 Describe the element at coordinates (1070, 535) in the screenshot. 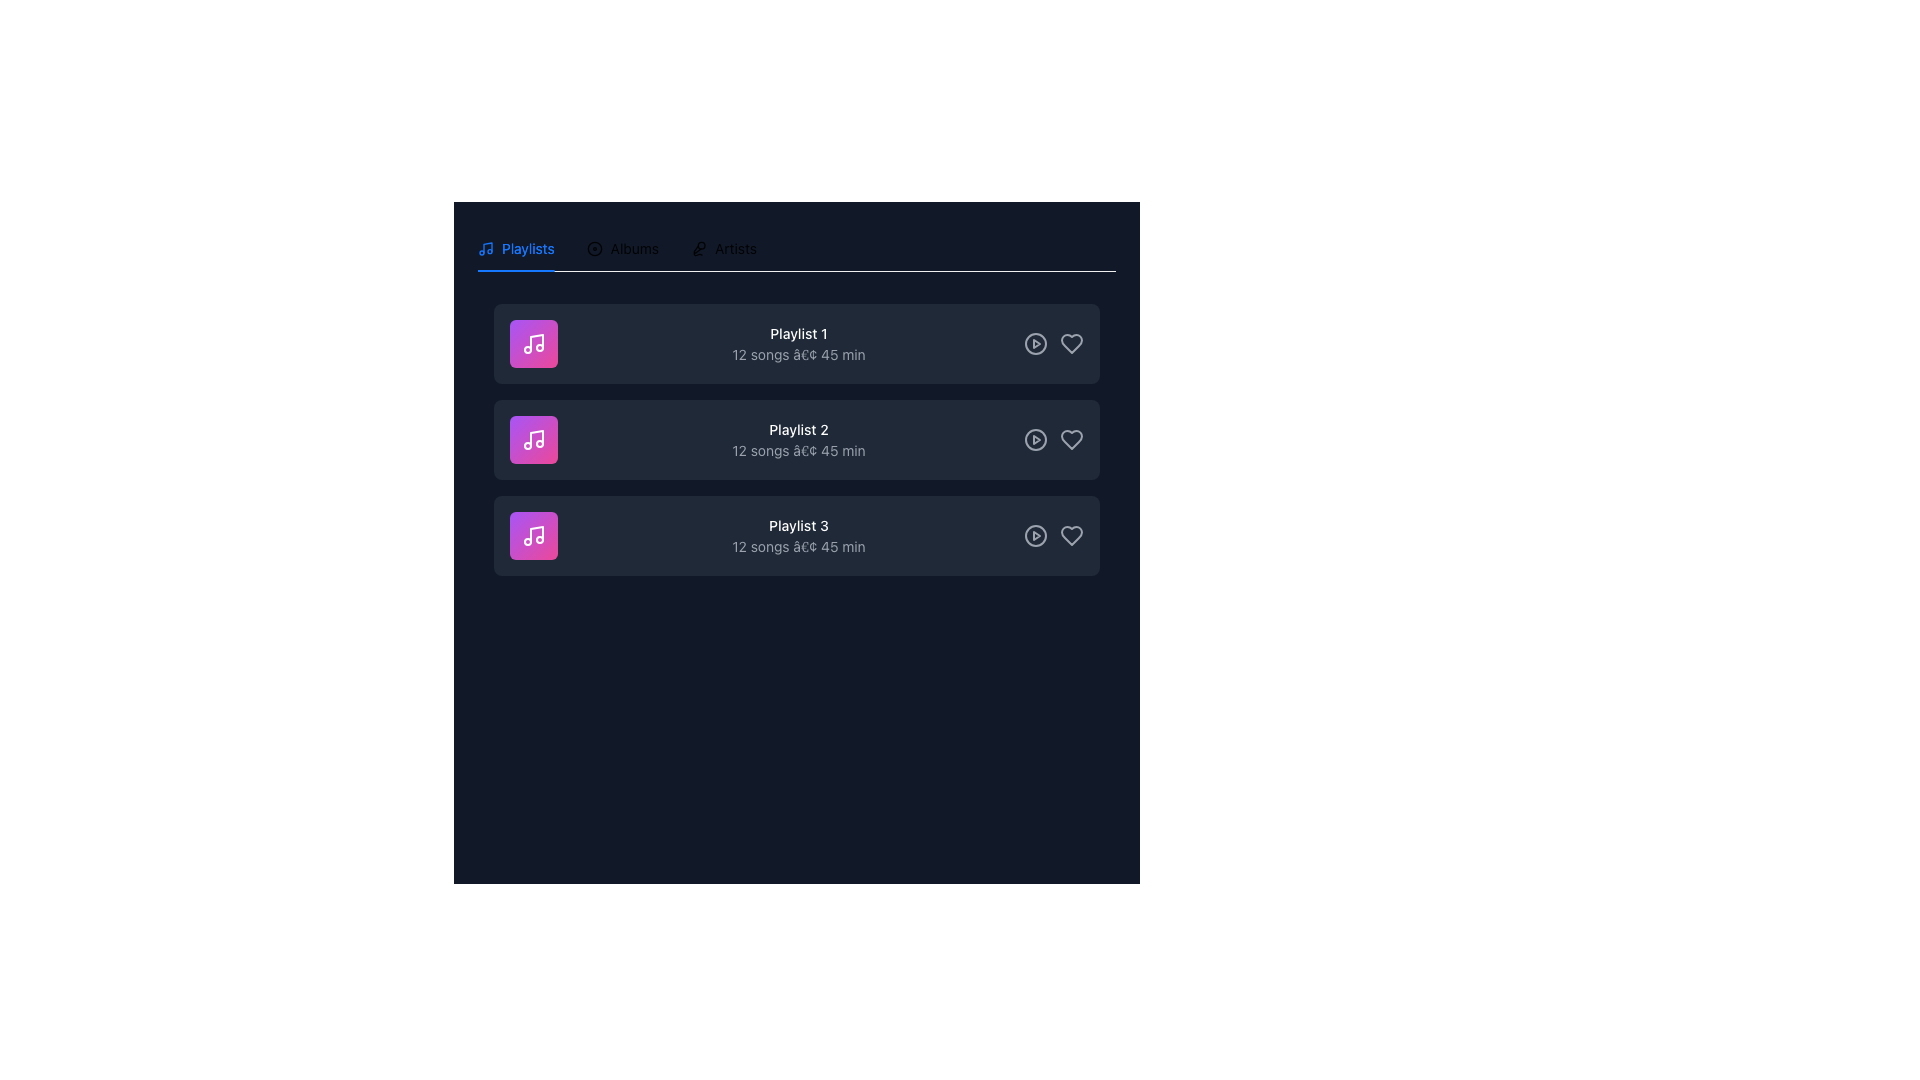

I see `the favorite icon button located on the far right side of the third playlist item` at that location.